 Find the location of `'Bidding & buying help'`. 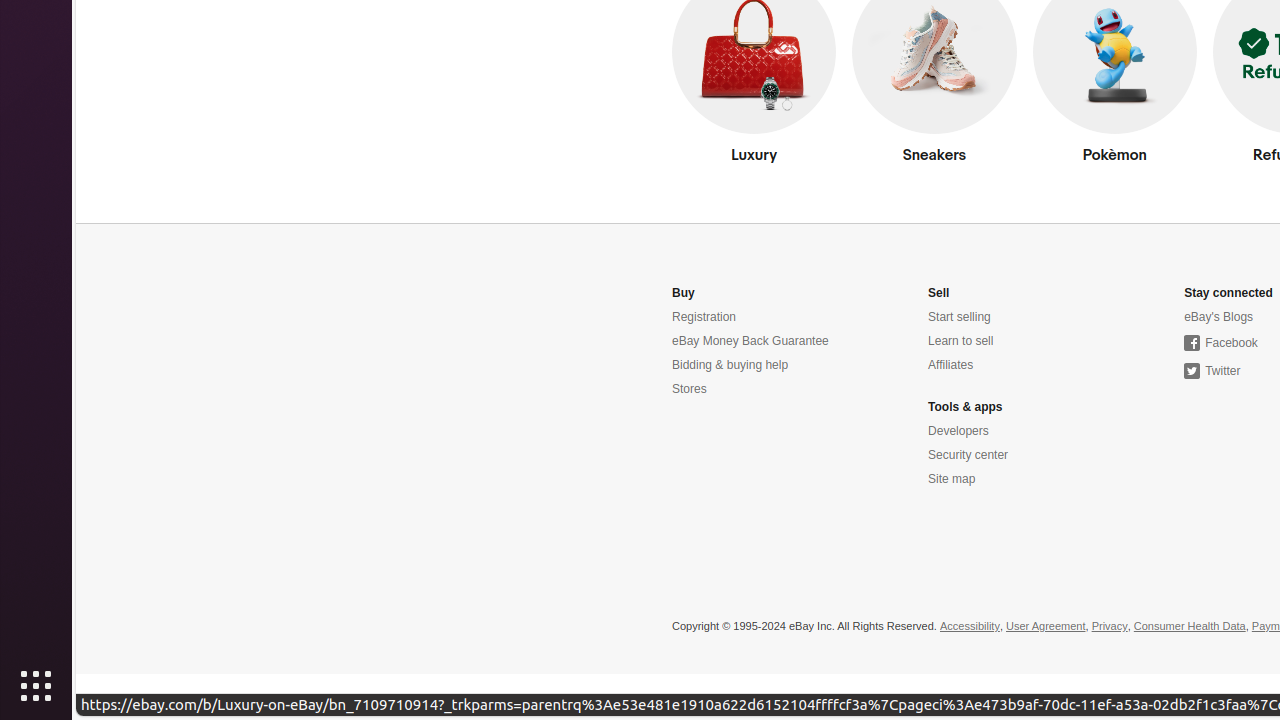

'Bidding & buying help' is located at coordinates (729, 365).